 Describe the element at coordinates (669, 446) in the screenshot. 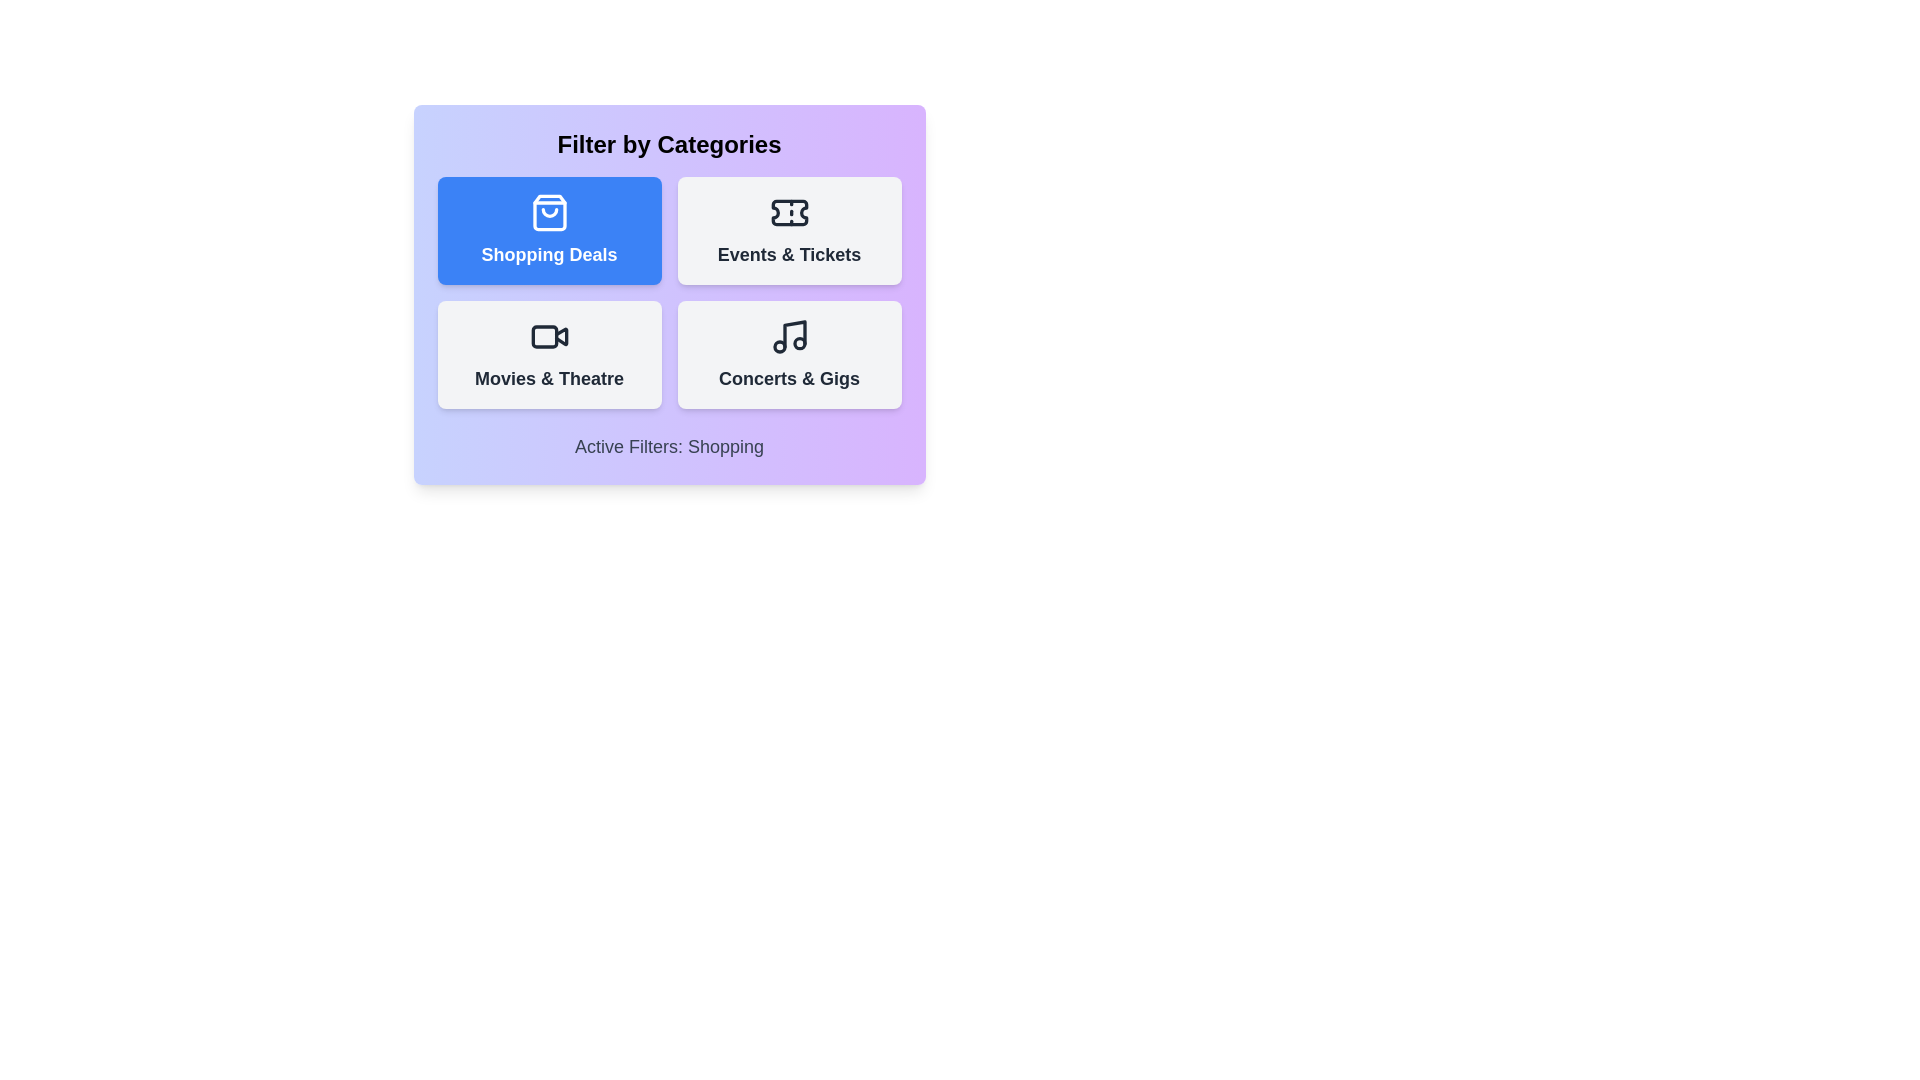

I see `the text of the element displaying the active filters at the bottom of the component` at that location.